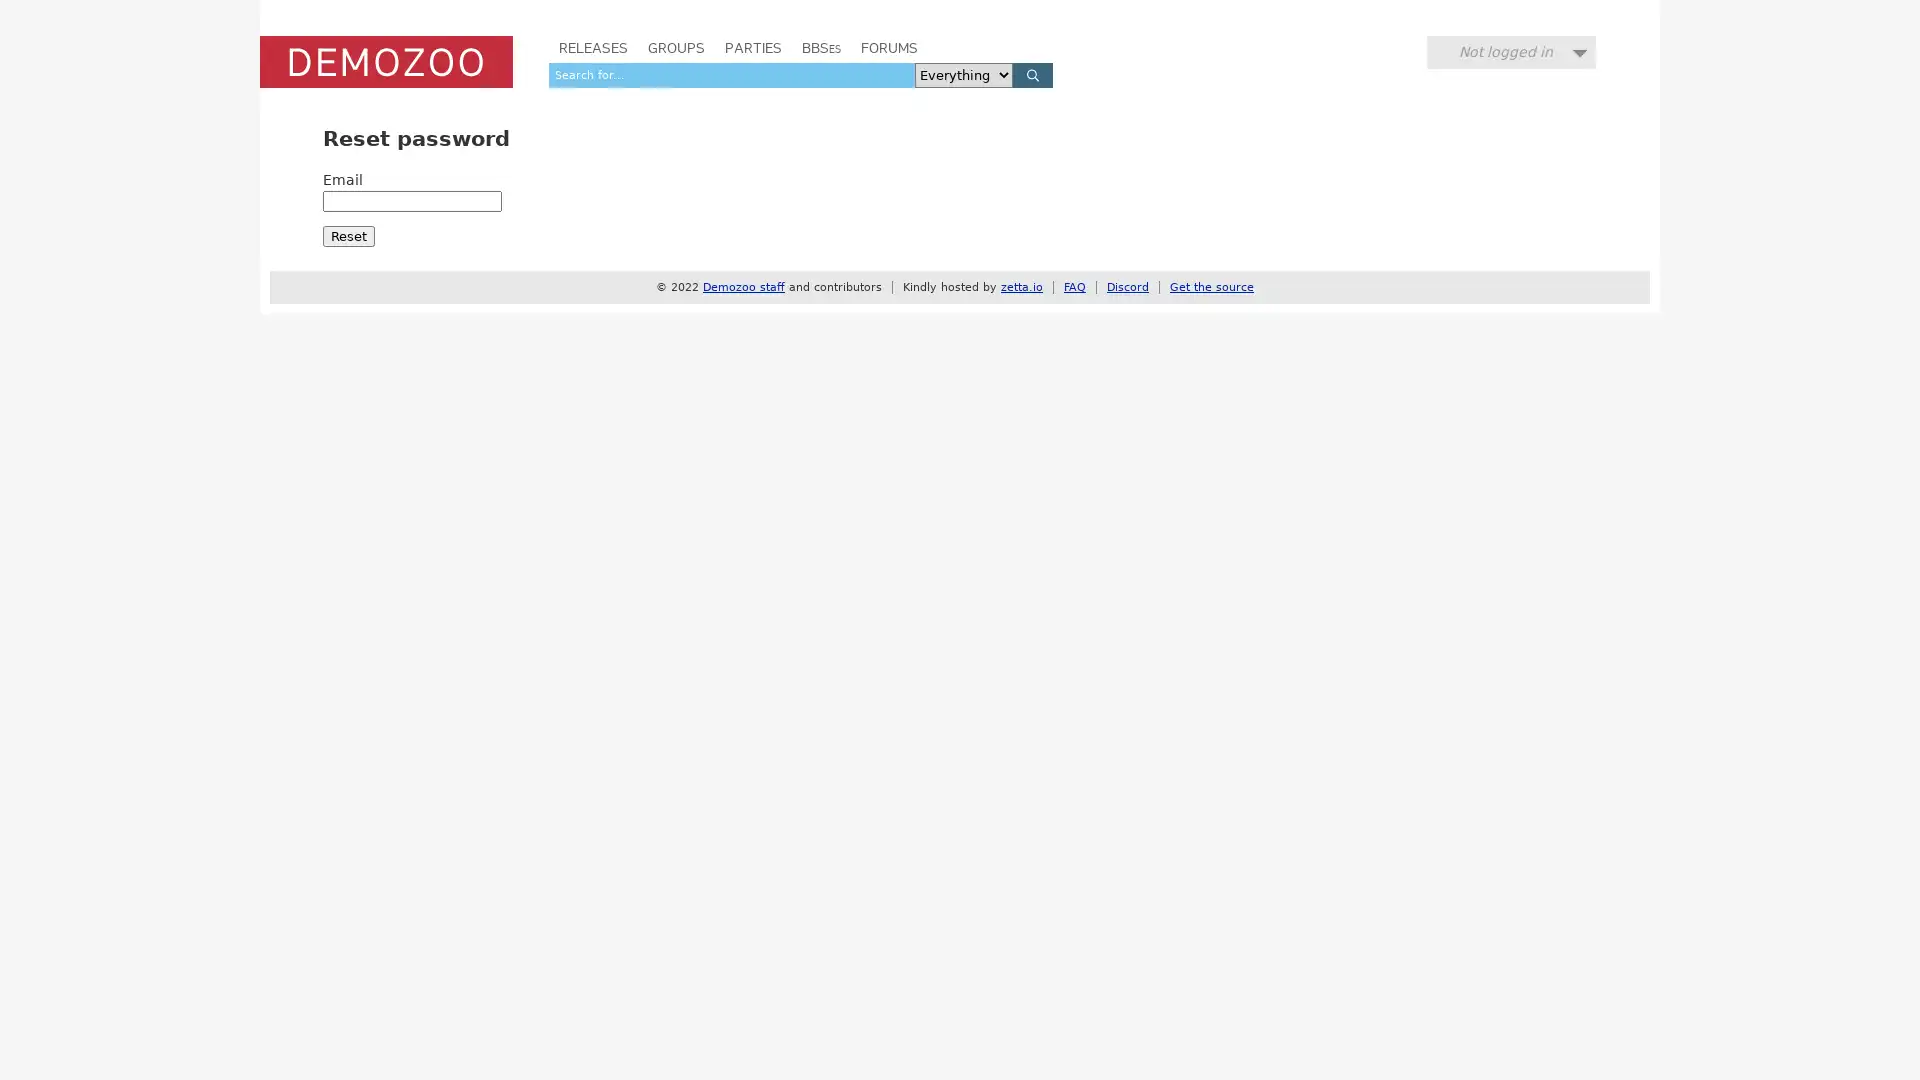  Describe the element at coordinates (349, 234) in the screenshot. I see `Reset` at that location.